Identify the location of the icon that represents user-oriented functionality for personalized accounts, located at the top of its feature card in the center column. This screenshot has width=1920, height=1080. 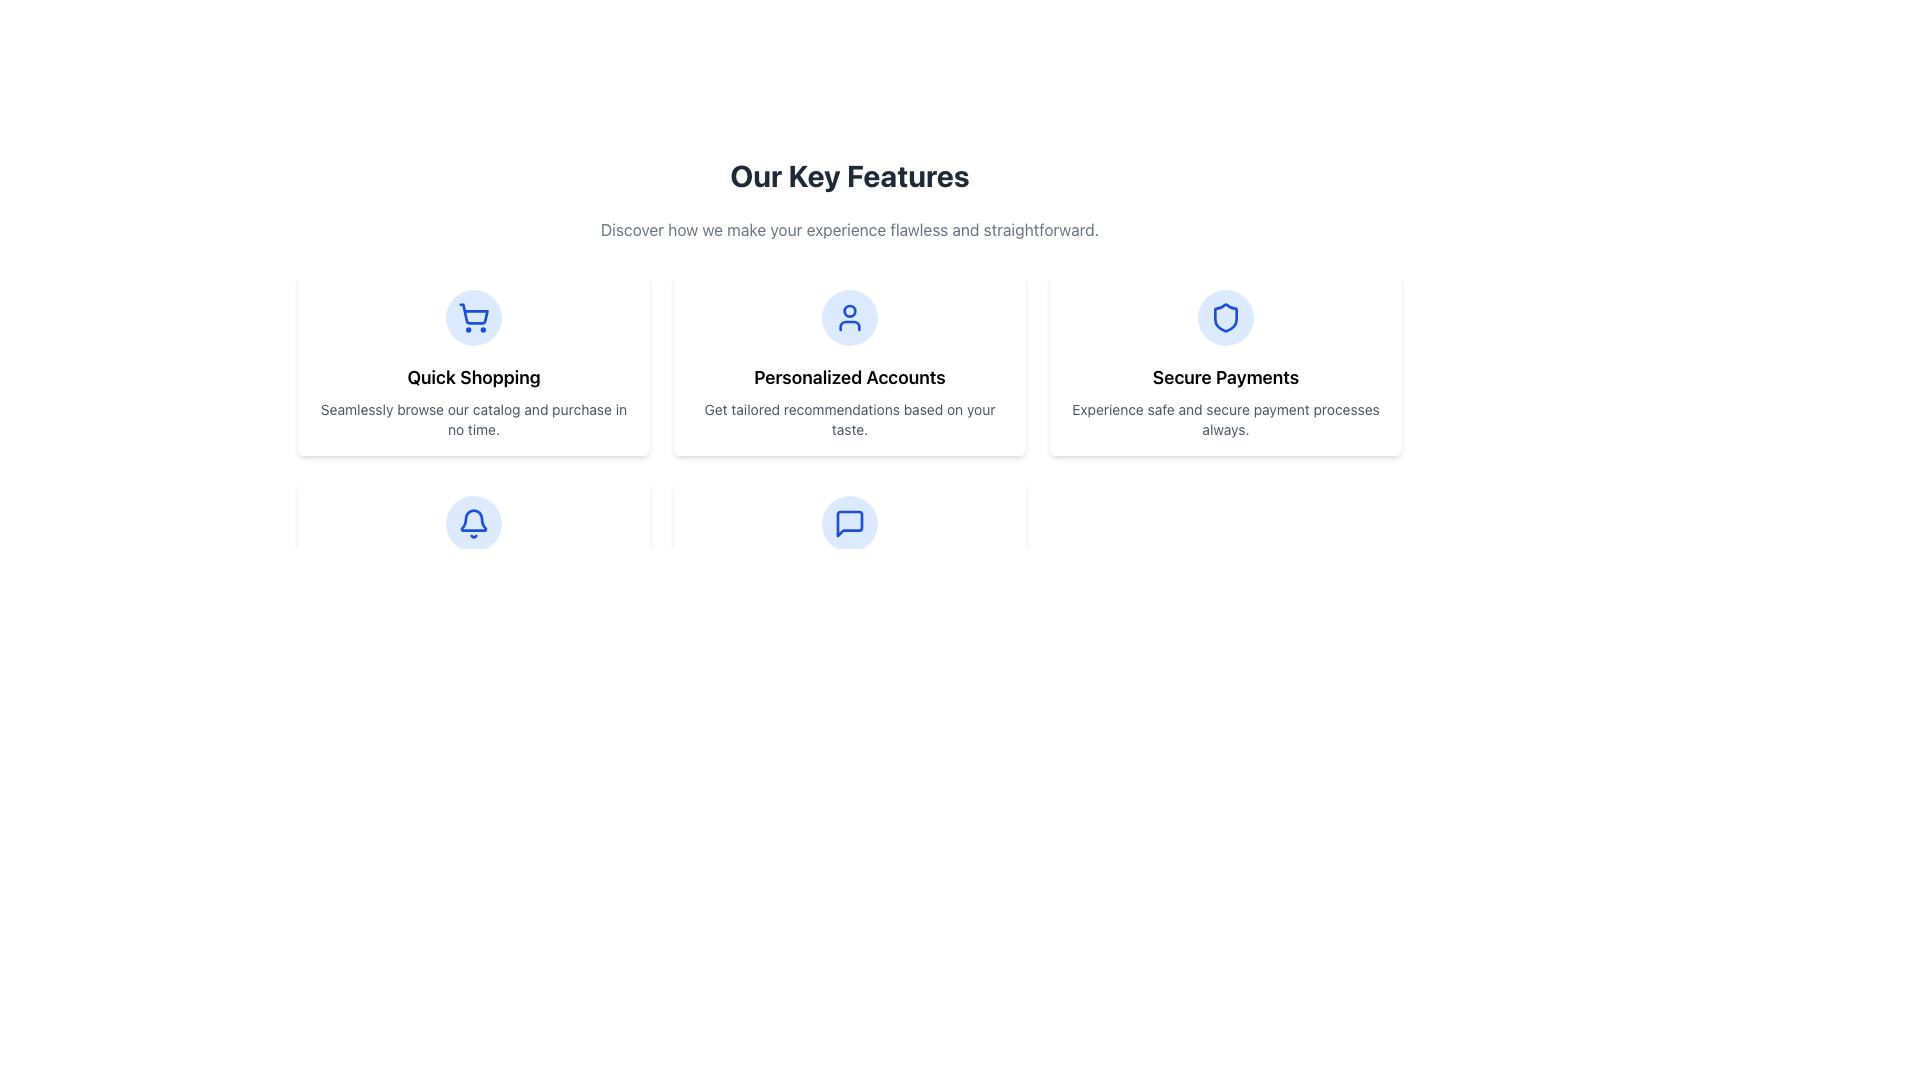
(849, 316).